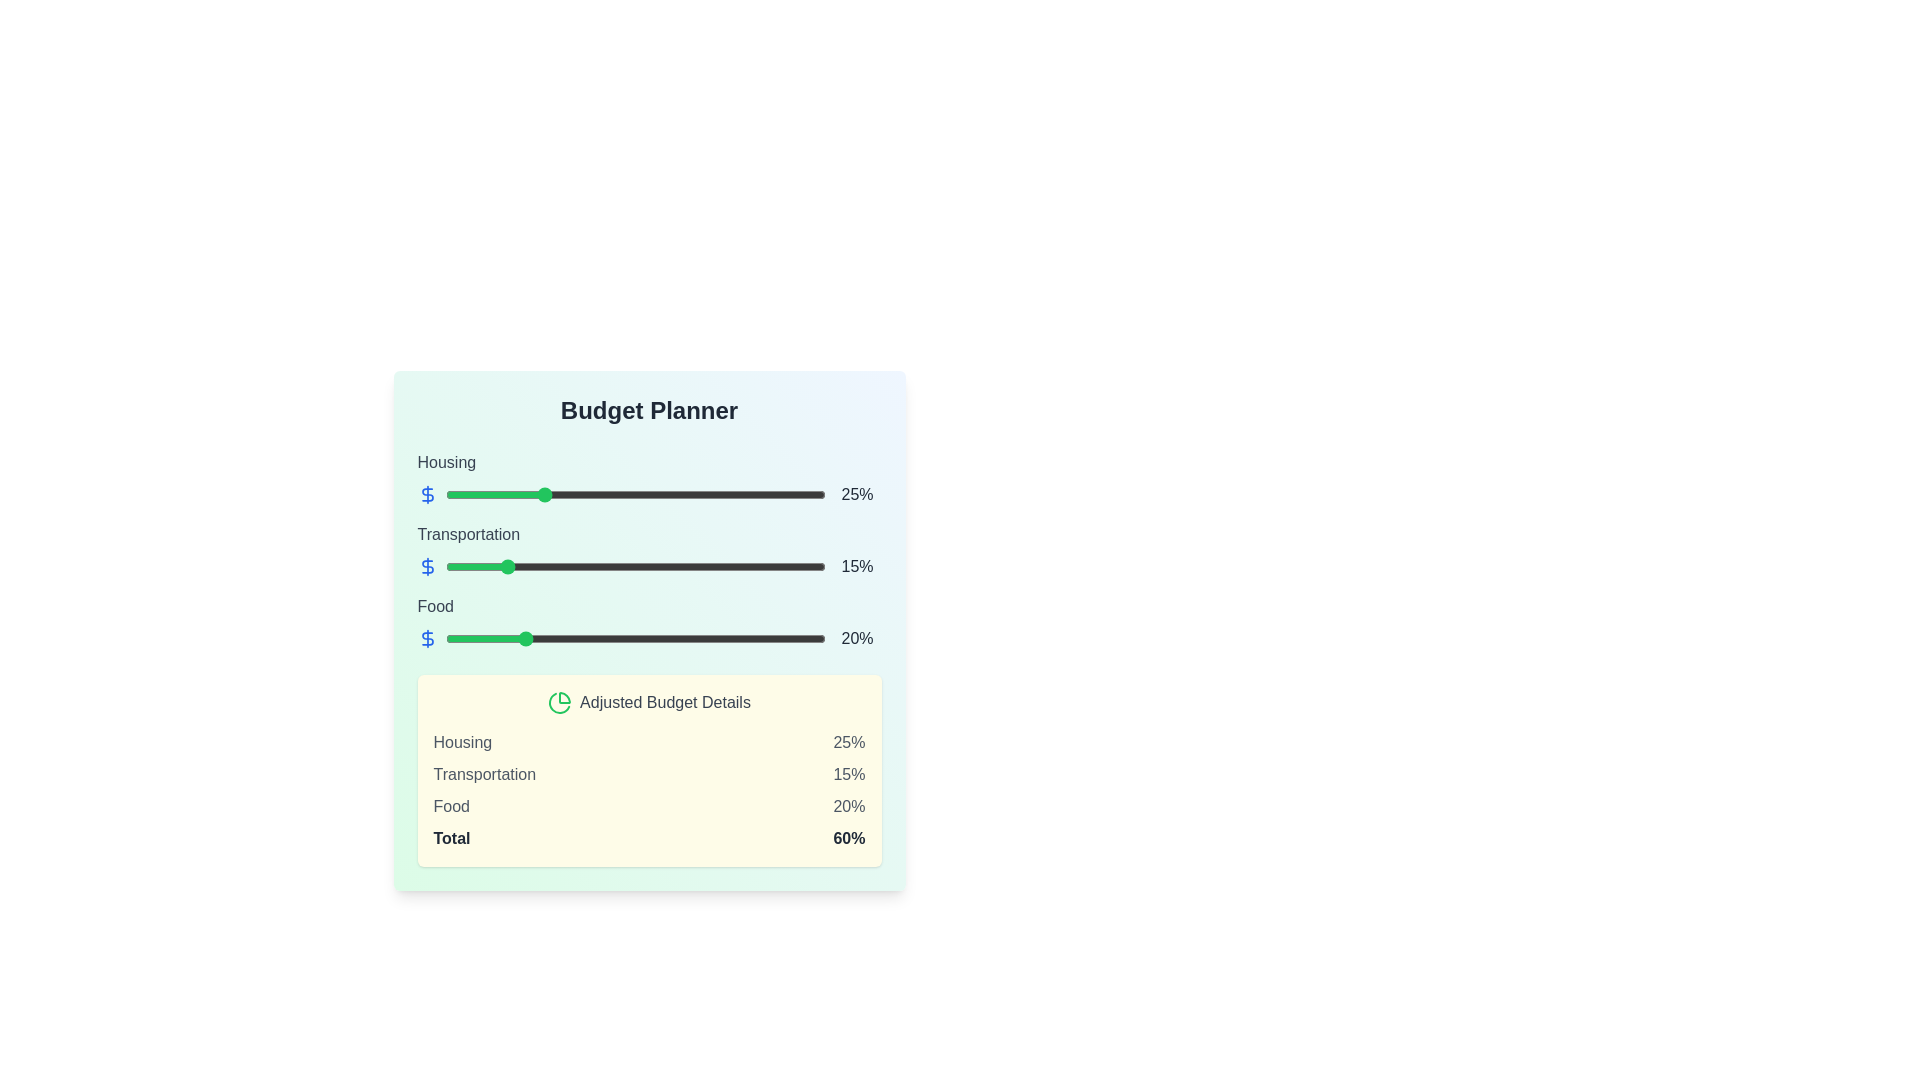 Image resolution: width=1920 pixels, height=1080 pixels. Describe the element at coordinates (665, 494) in the screenshot. I see `the housing budget slider` at that location.